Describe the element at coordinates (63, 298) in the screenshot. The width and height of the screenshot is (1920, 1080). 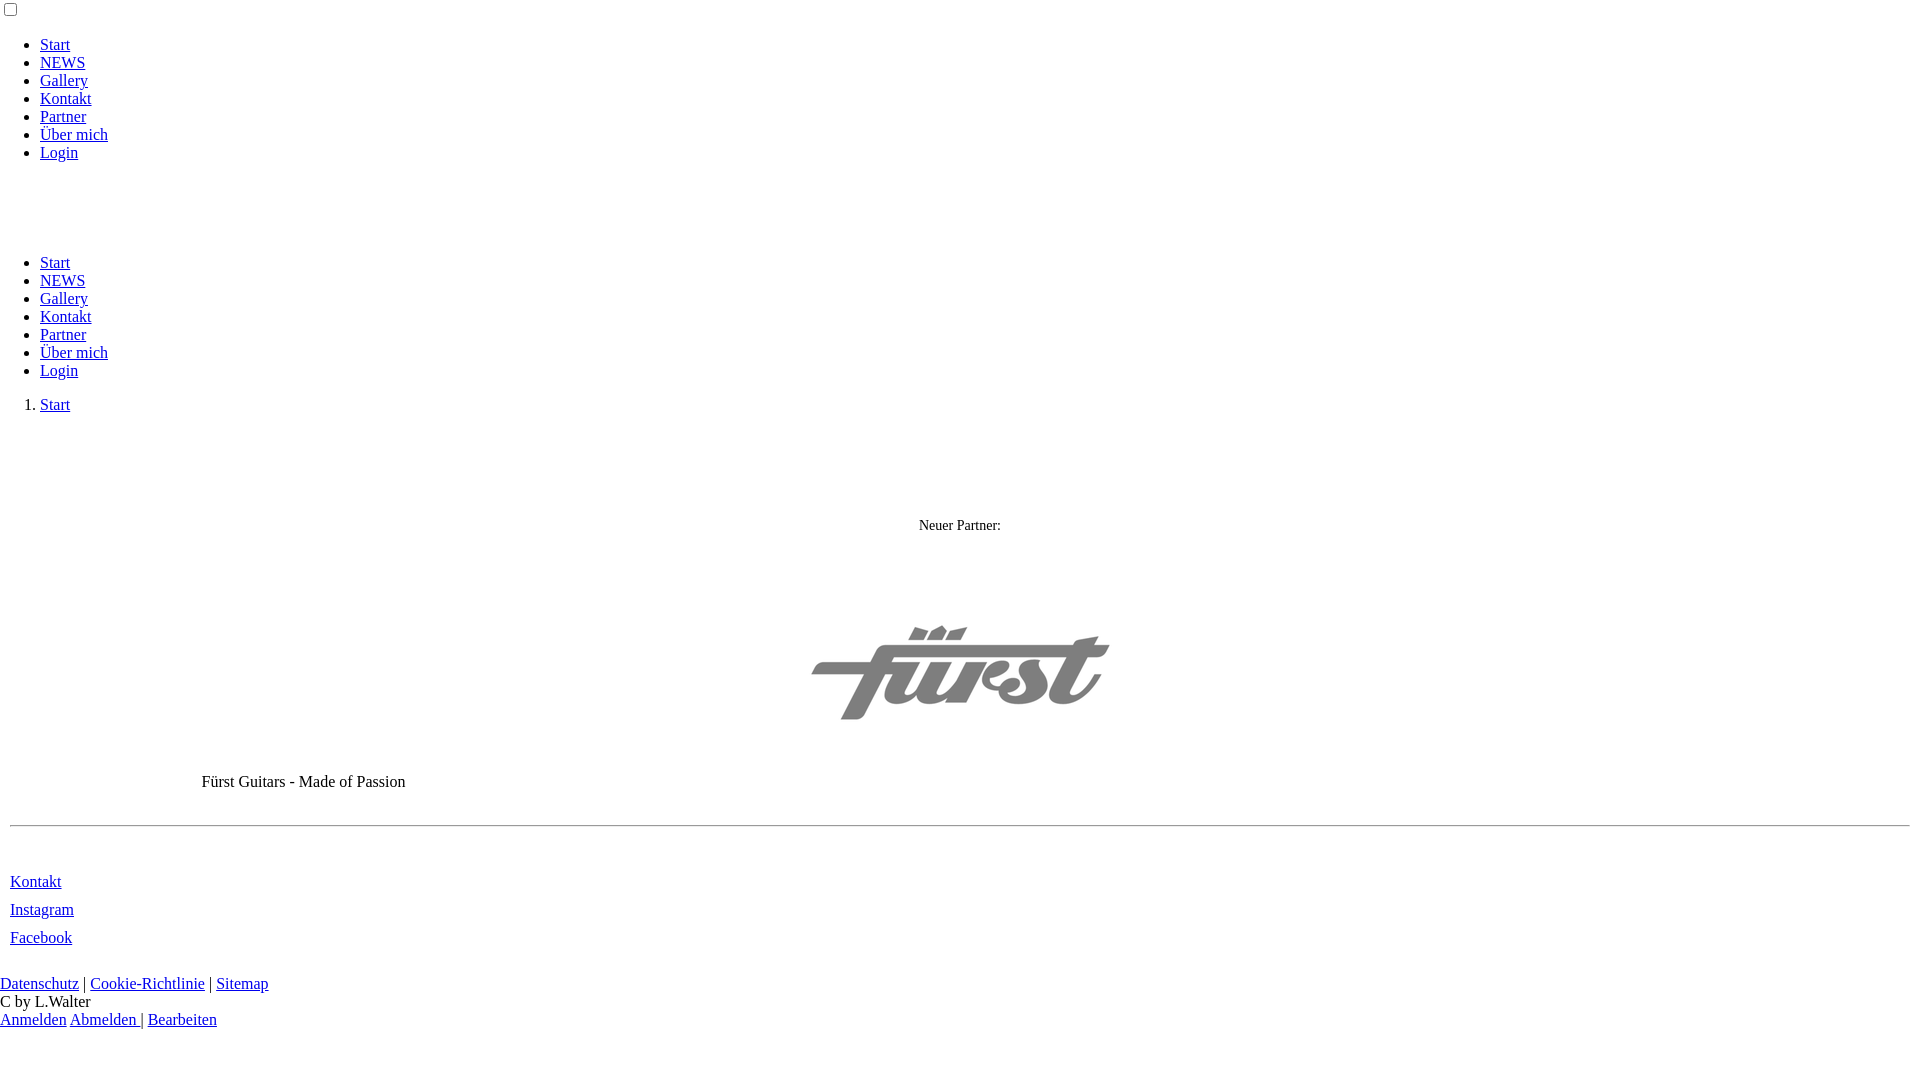
I see `'Gallery'` at that location.